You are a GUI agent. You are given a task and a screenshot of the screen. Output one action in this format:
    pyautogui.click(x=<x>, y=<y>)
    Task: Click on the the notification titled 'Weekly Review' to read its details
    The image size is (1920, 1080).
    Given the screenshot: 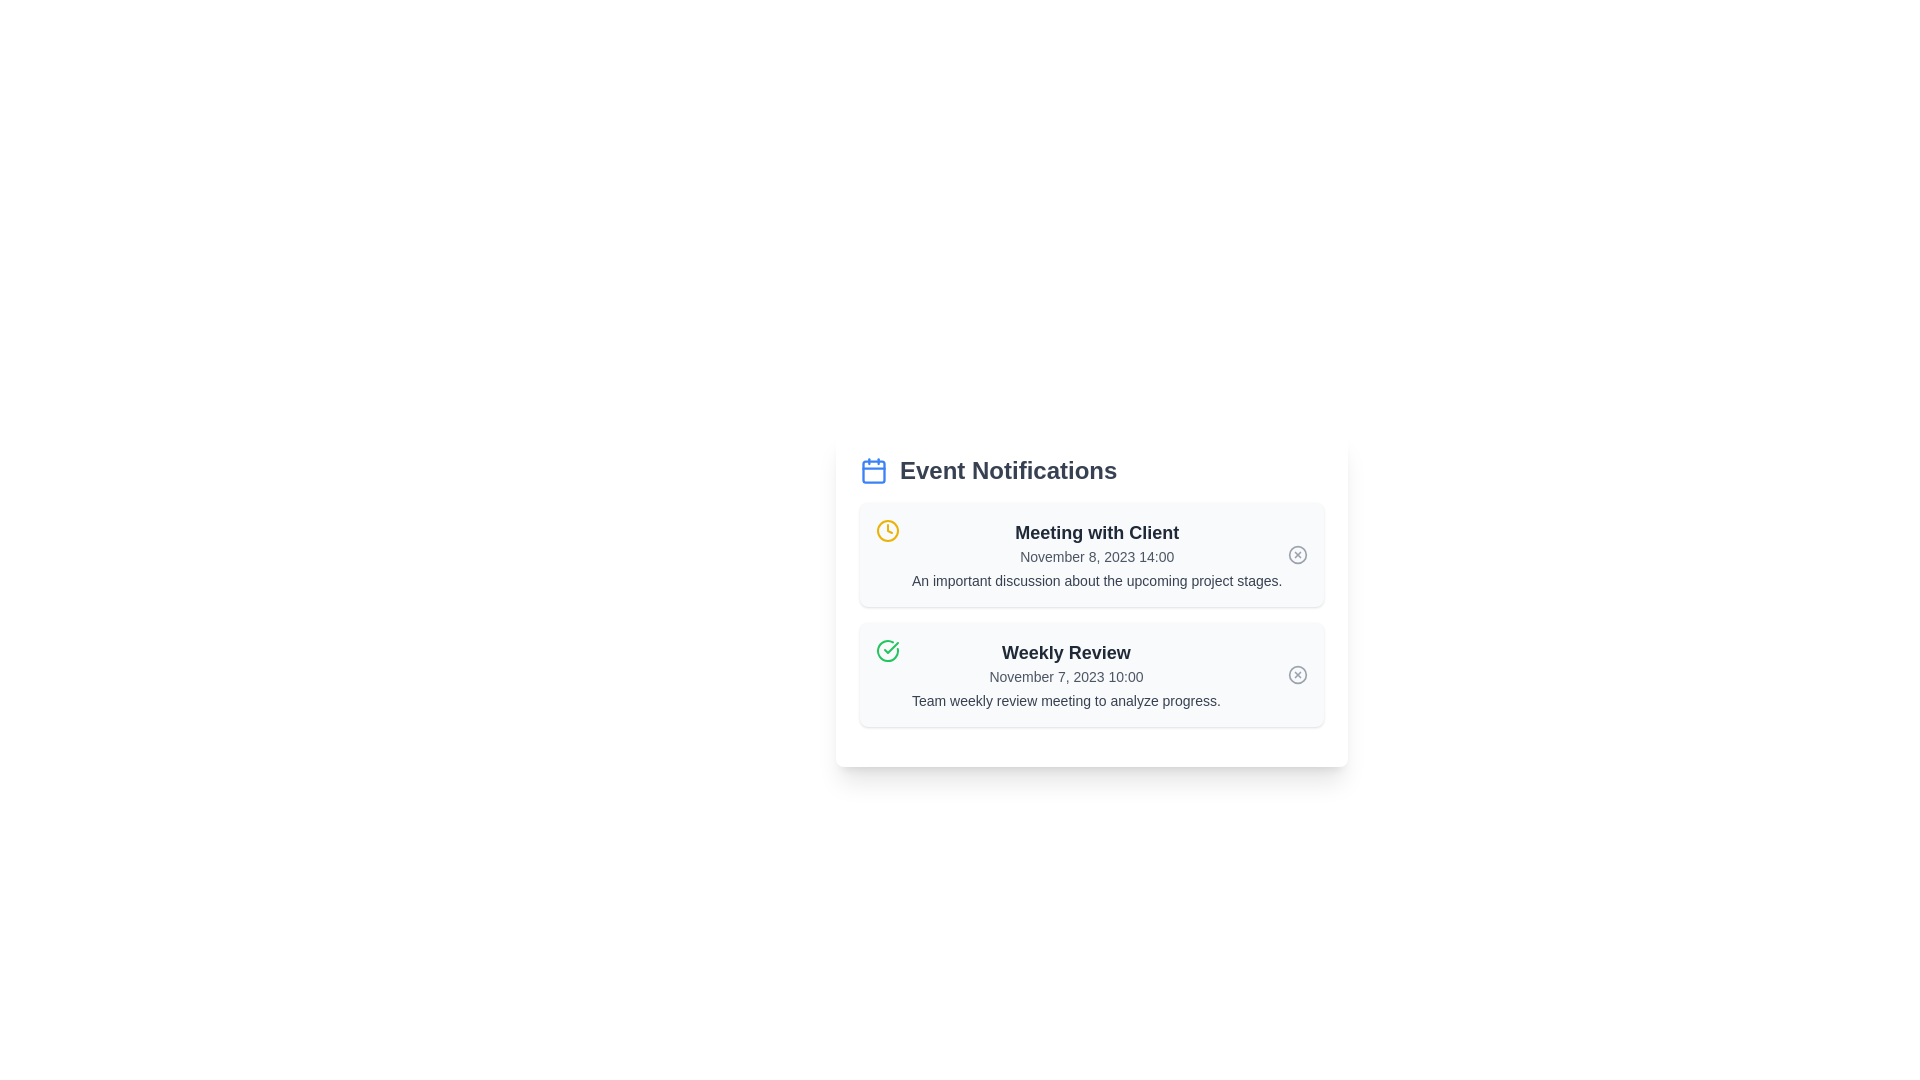 What is the action you would take?
    pyautogui.click(x=1090, y=675)
    